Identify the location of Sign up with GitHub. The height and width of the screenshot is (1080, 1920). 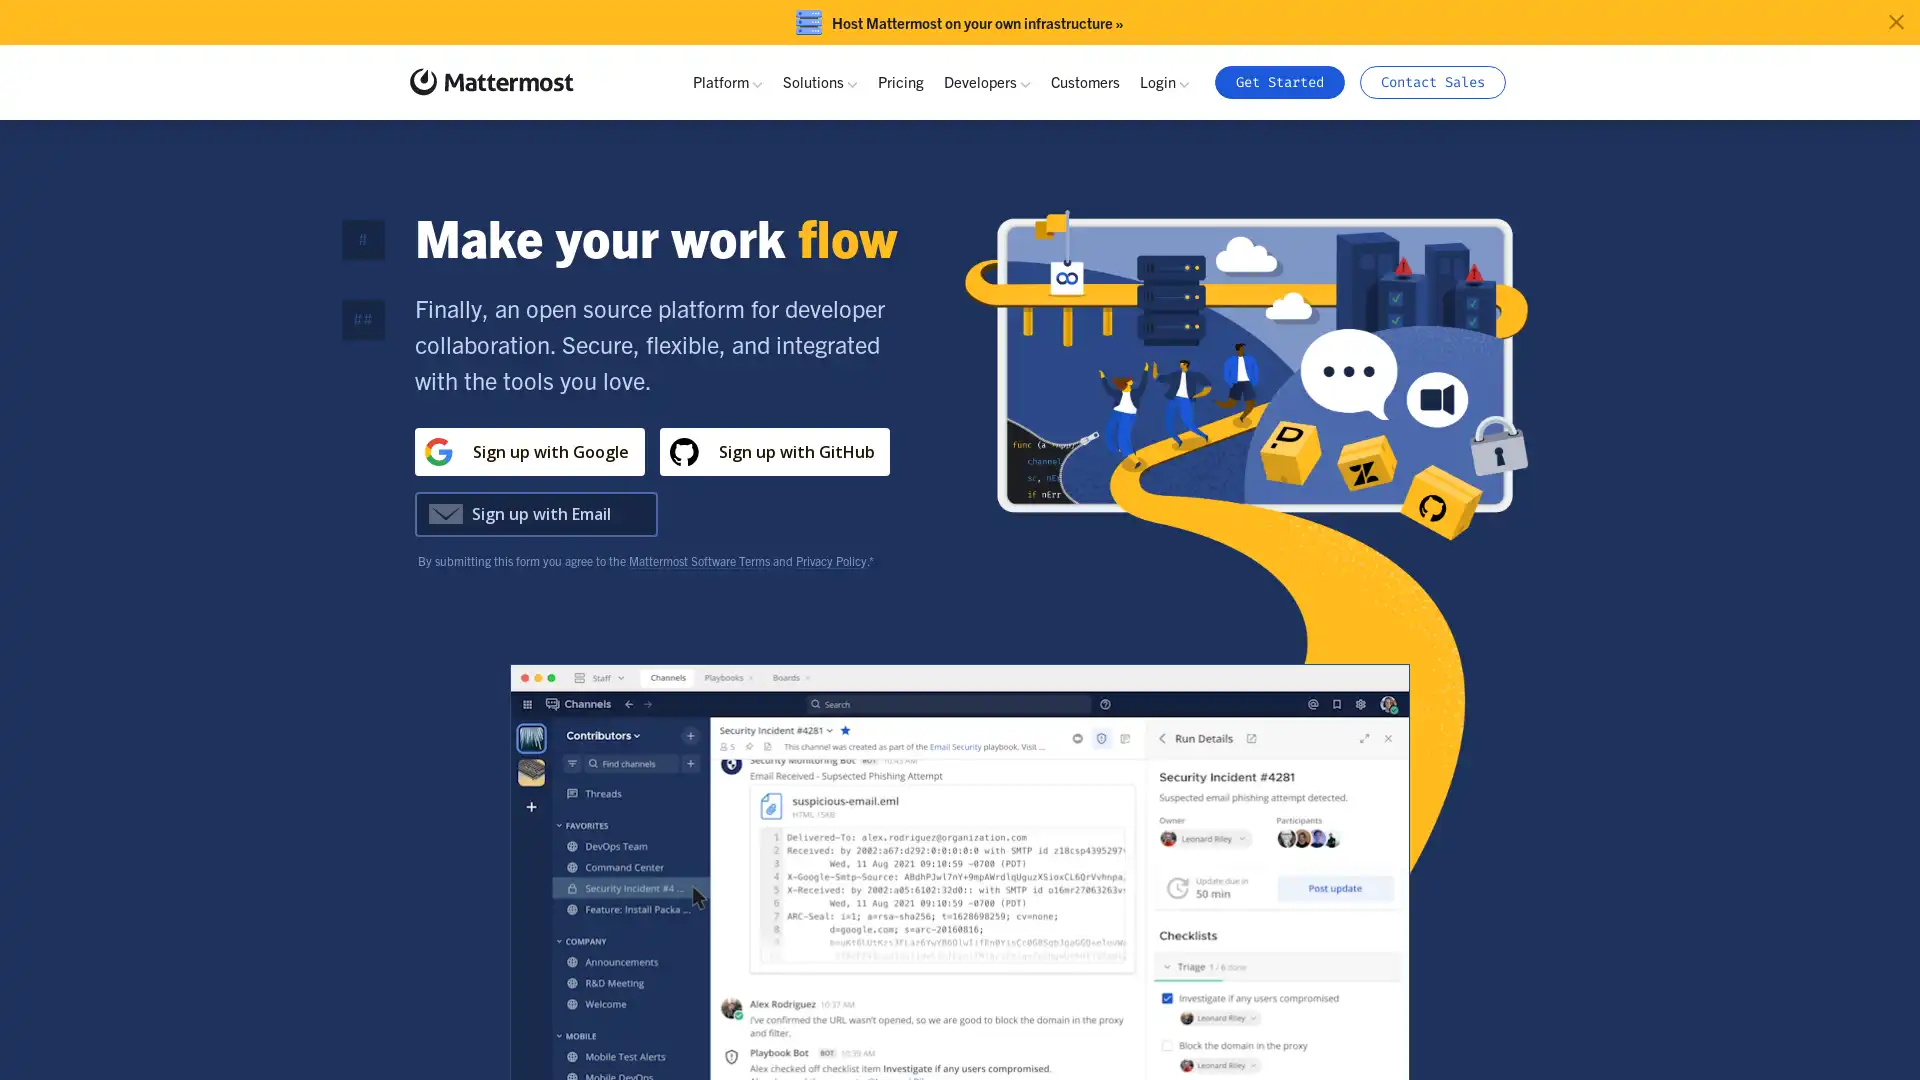
(772, 451).